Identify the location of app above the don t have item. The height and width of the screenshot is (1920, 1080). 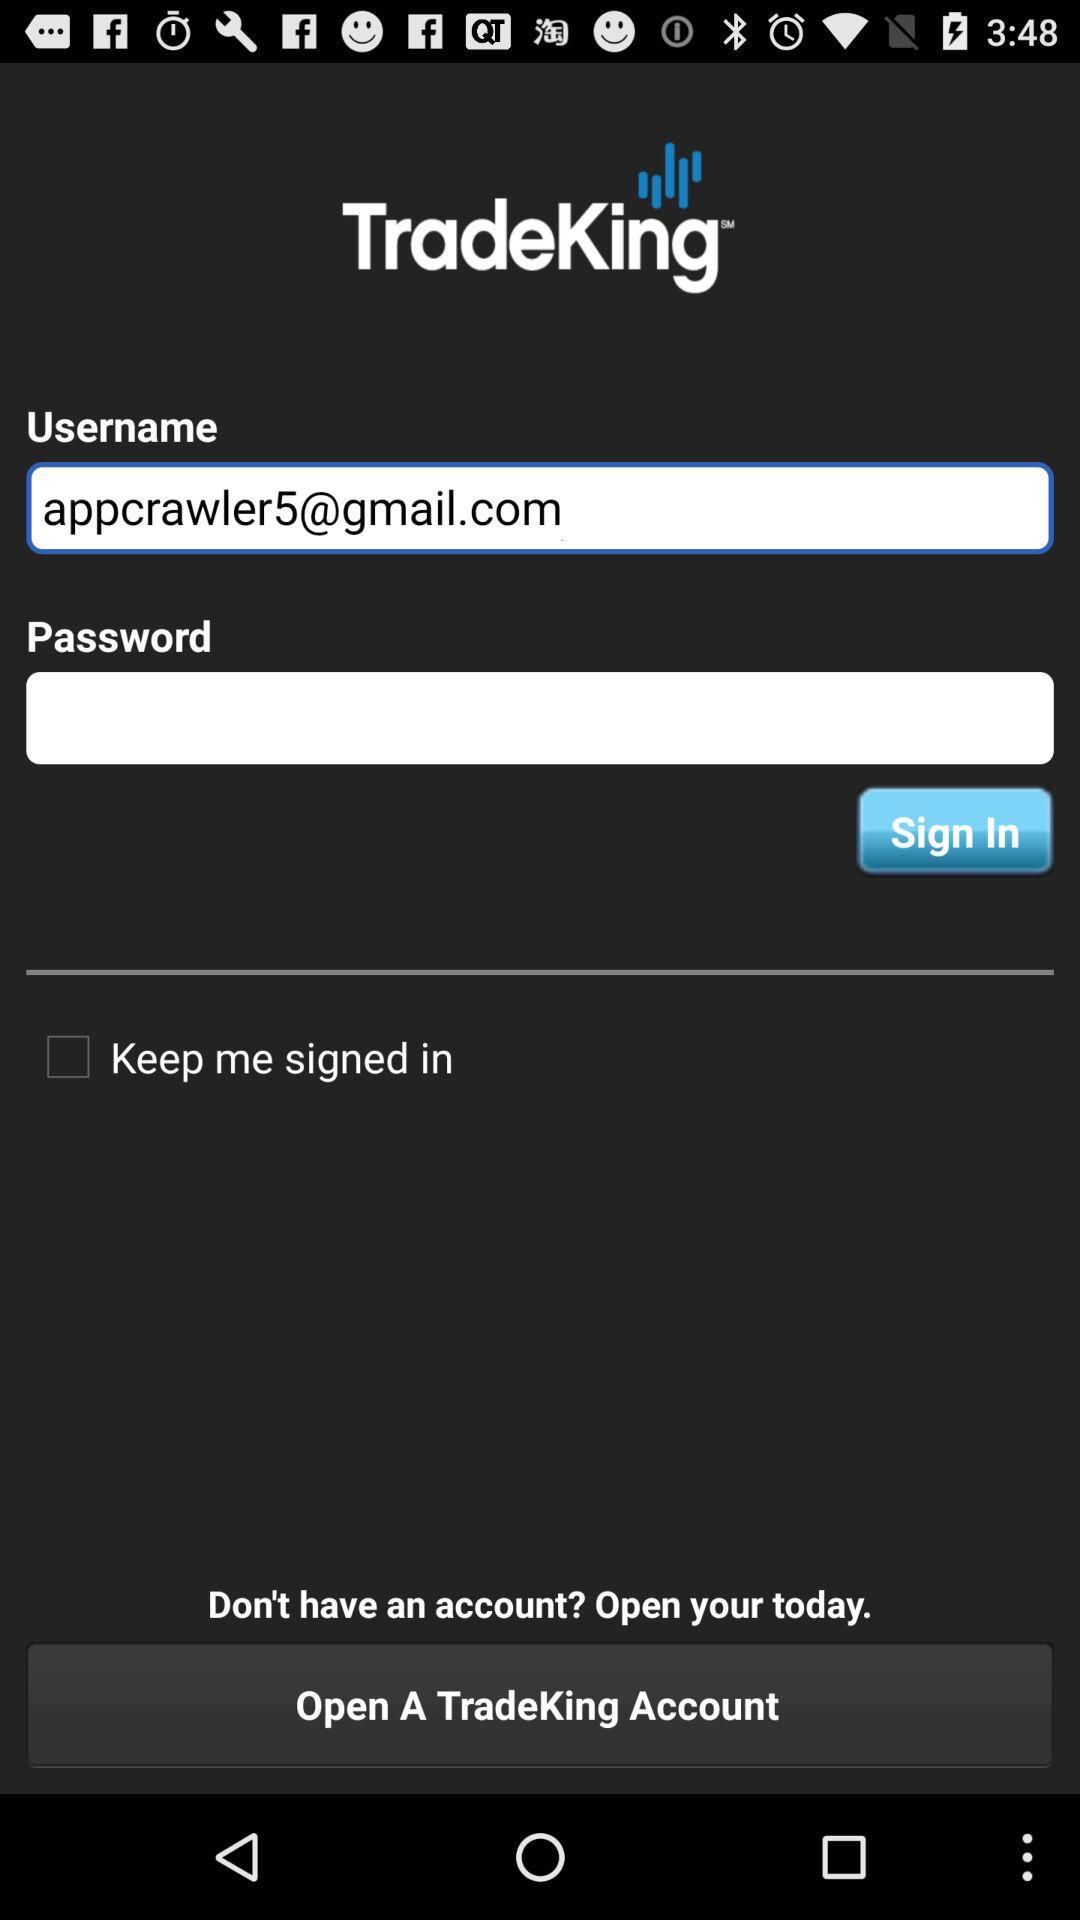
(238, 1055).